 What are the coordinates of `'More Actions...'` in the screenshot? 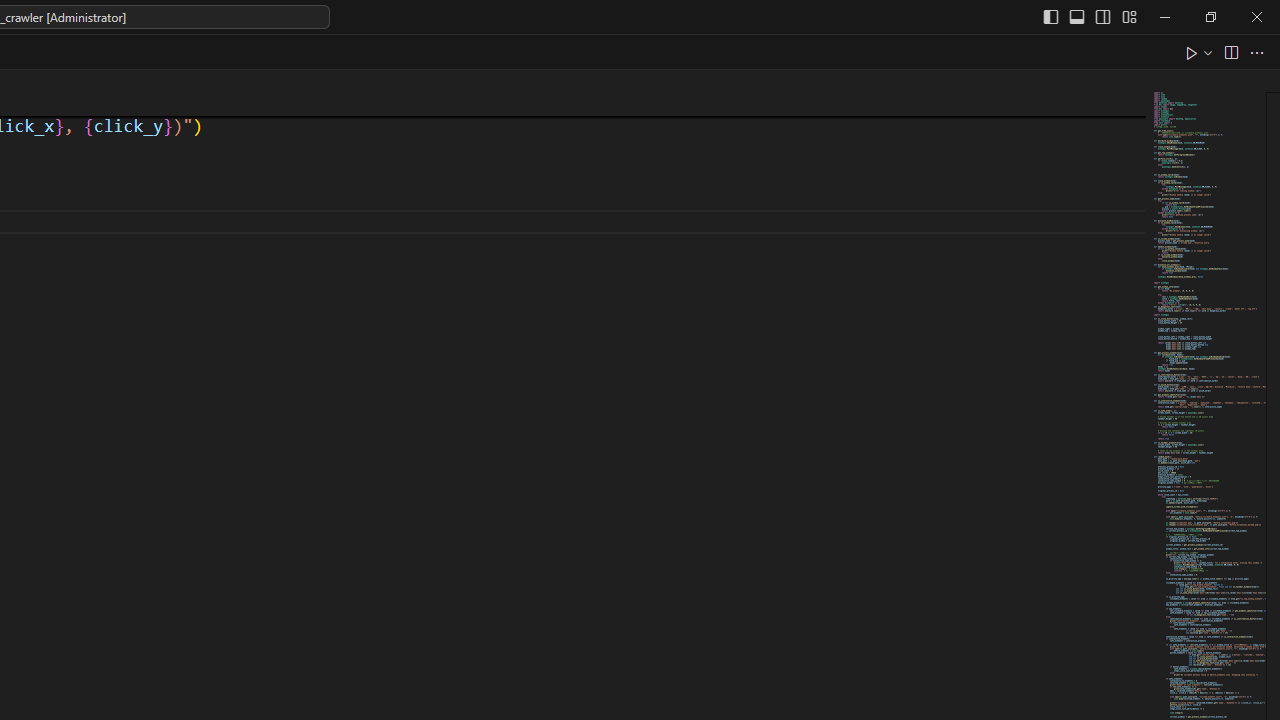 It's located at (1255, 51).